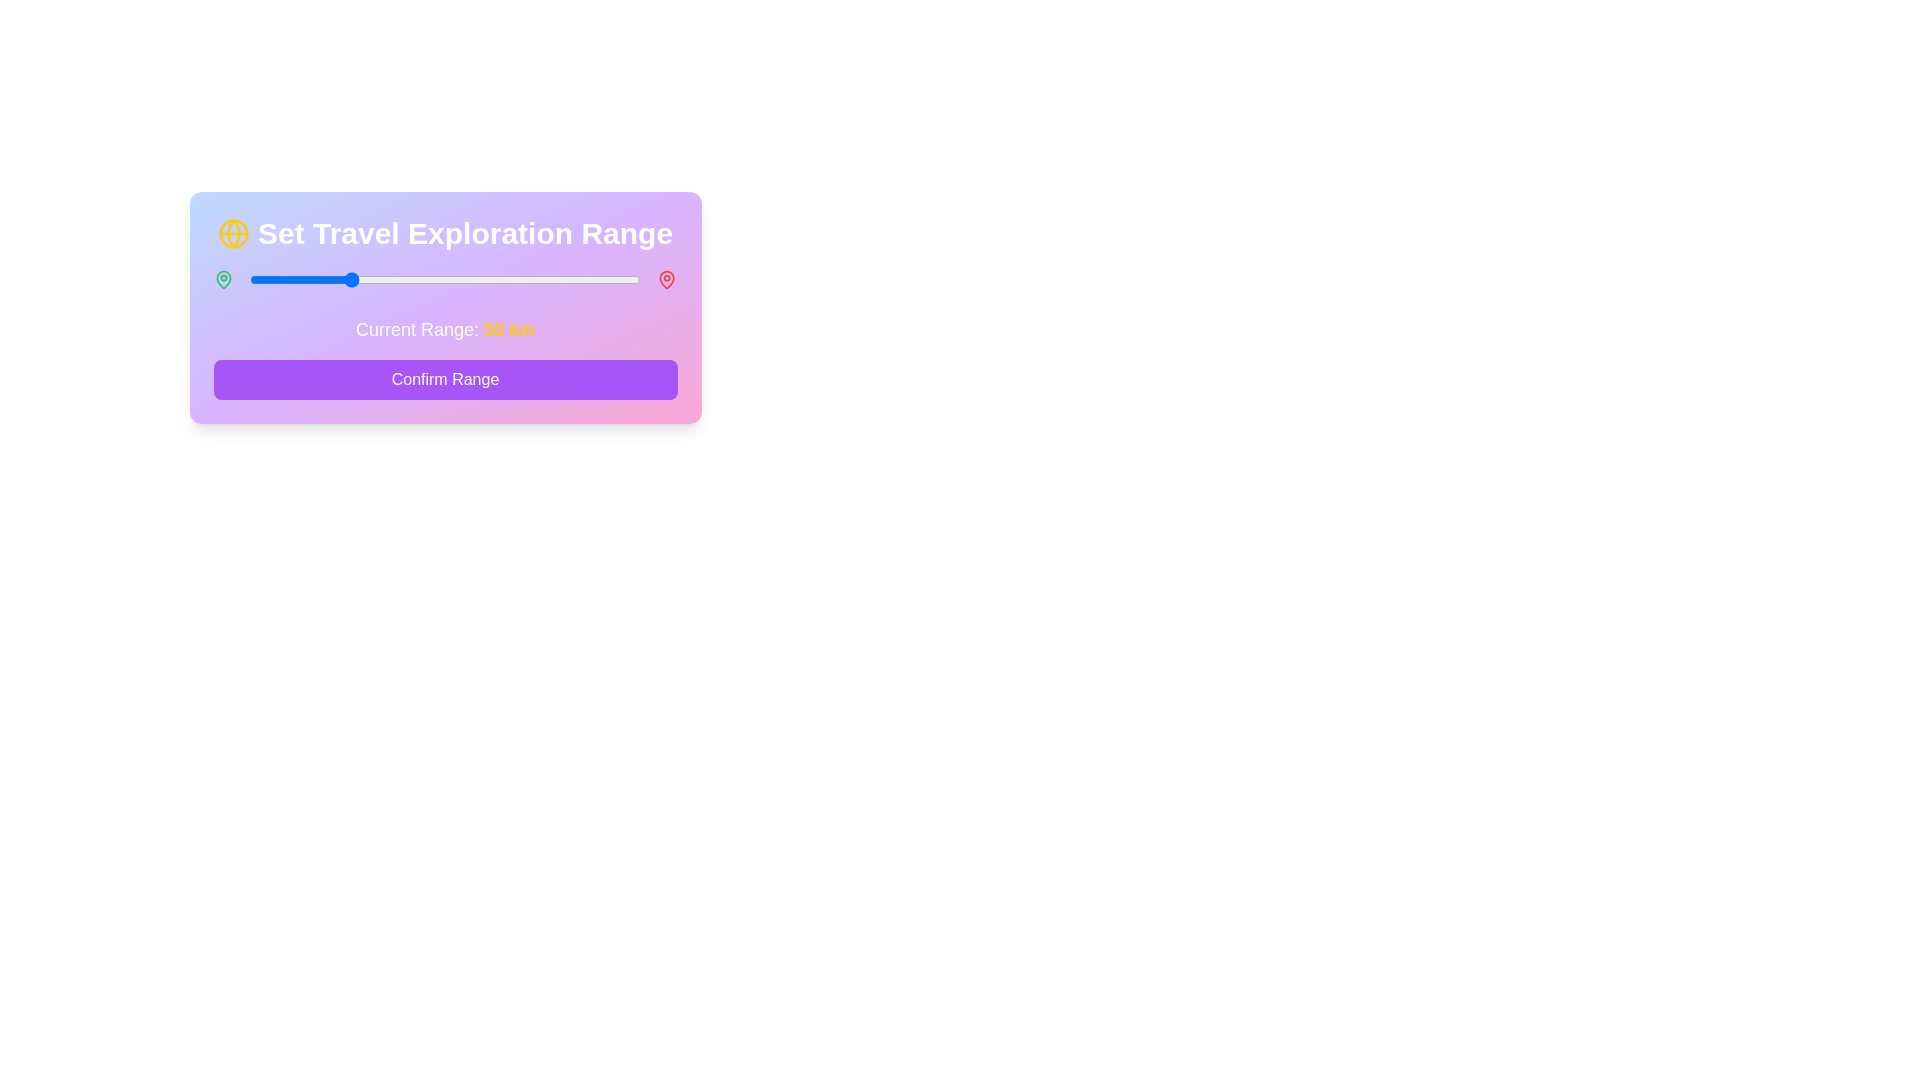 The width and height of the screenshot is (1920, 1080). What do you see at coordinates (349, 280) in the screenshot?
I see `the slider to set the range to 51 km` at bounding box center [349, 280].